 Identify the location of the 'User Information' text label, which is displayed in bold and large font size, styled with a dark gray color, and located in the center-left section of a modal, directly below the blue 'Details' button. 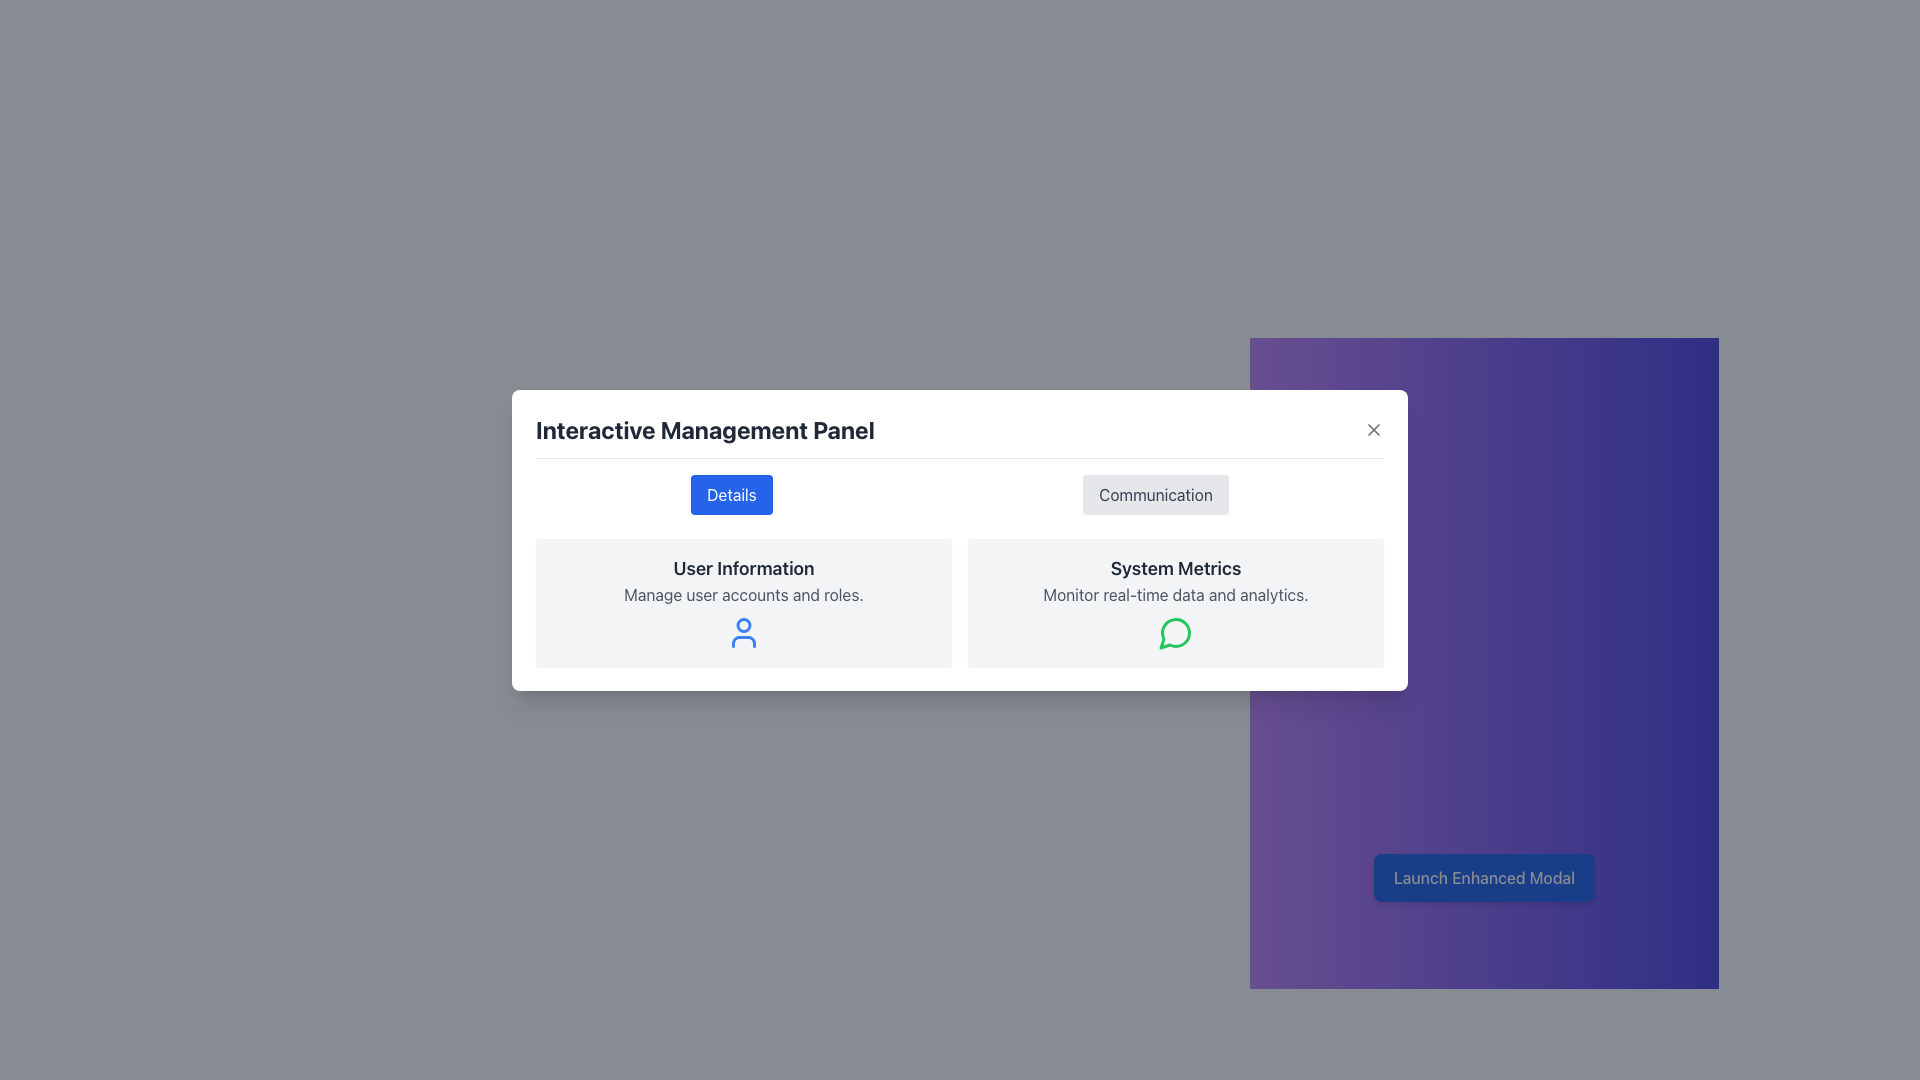
(743, 568).